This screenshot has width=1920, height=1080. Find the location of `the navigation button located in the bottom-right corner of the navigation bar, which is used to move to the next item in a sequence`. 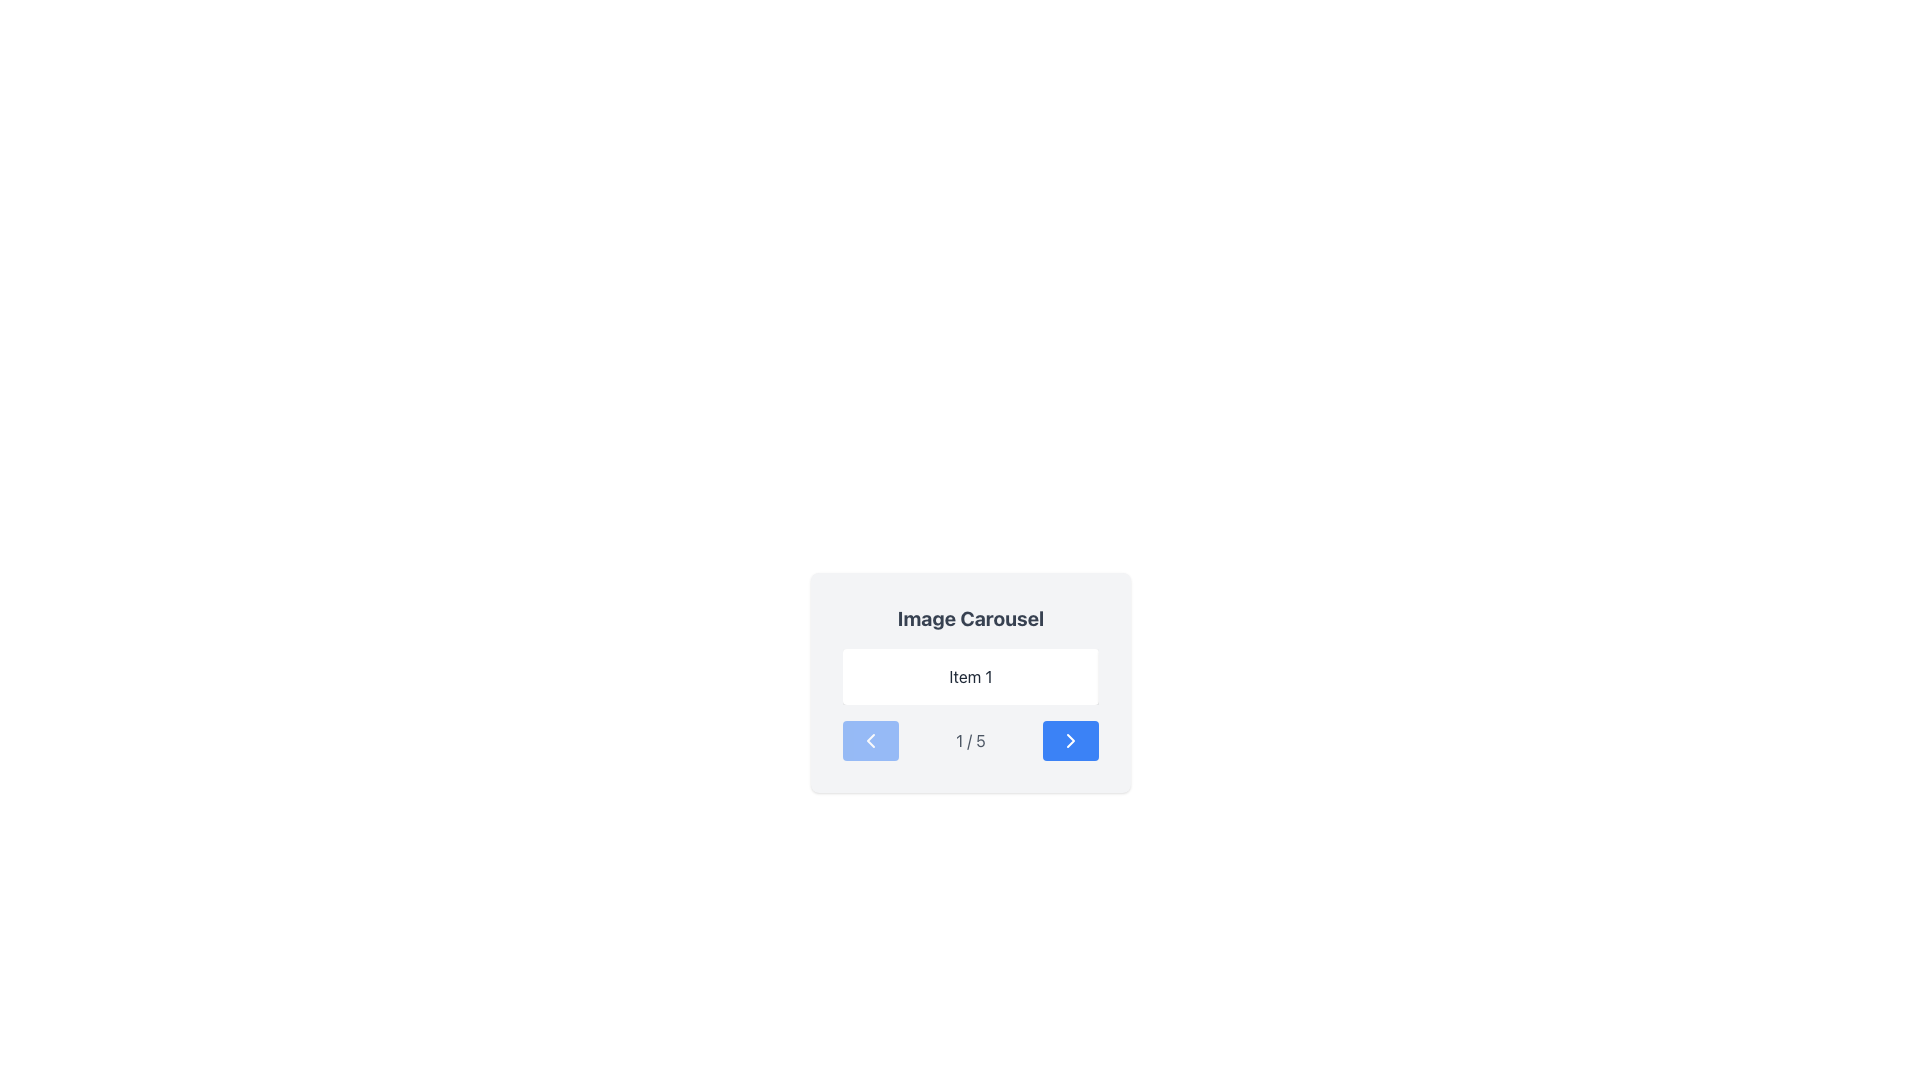

the navigation button located in the bottom-right corner of the navigation bar, which is used to move to the next item in a sequence is located at coordinates (1069, 740).